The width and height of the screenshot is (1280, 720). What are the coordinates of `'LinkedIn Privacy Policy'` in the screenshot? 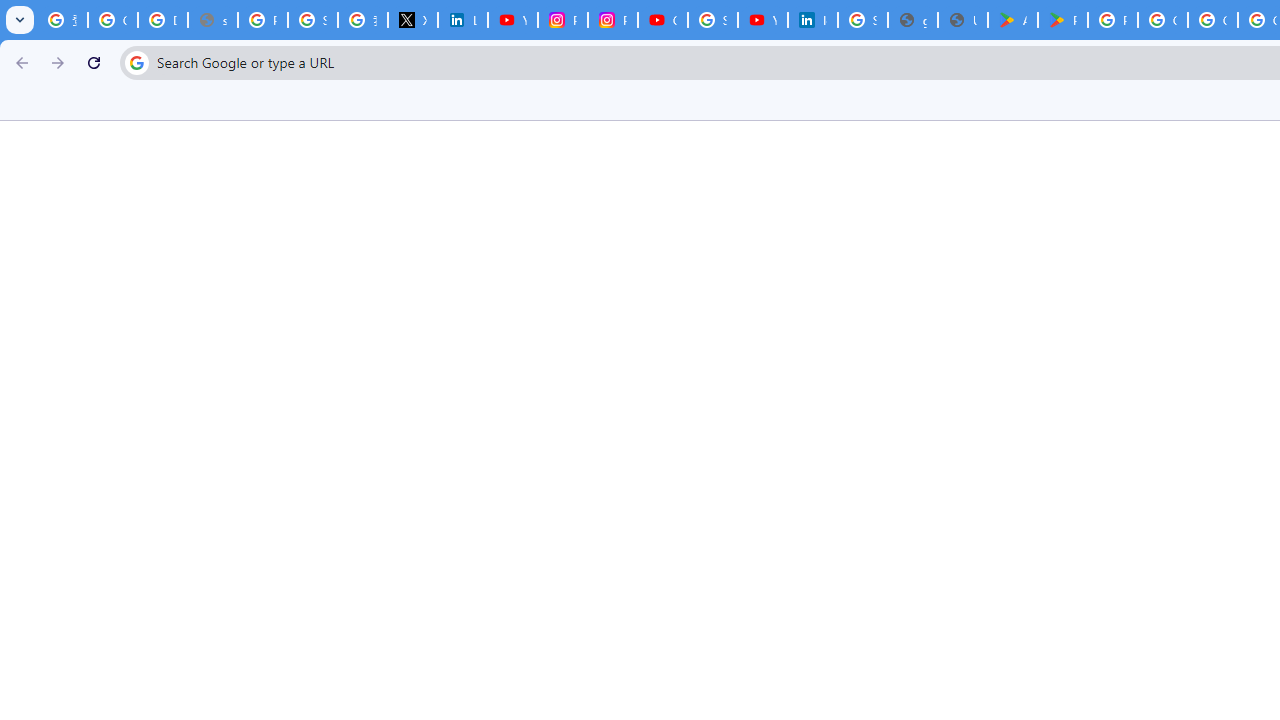 It's located at (461, 20).